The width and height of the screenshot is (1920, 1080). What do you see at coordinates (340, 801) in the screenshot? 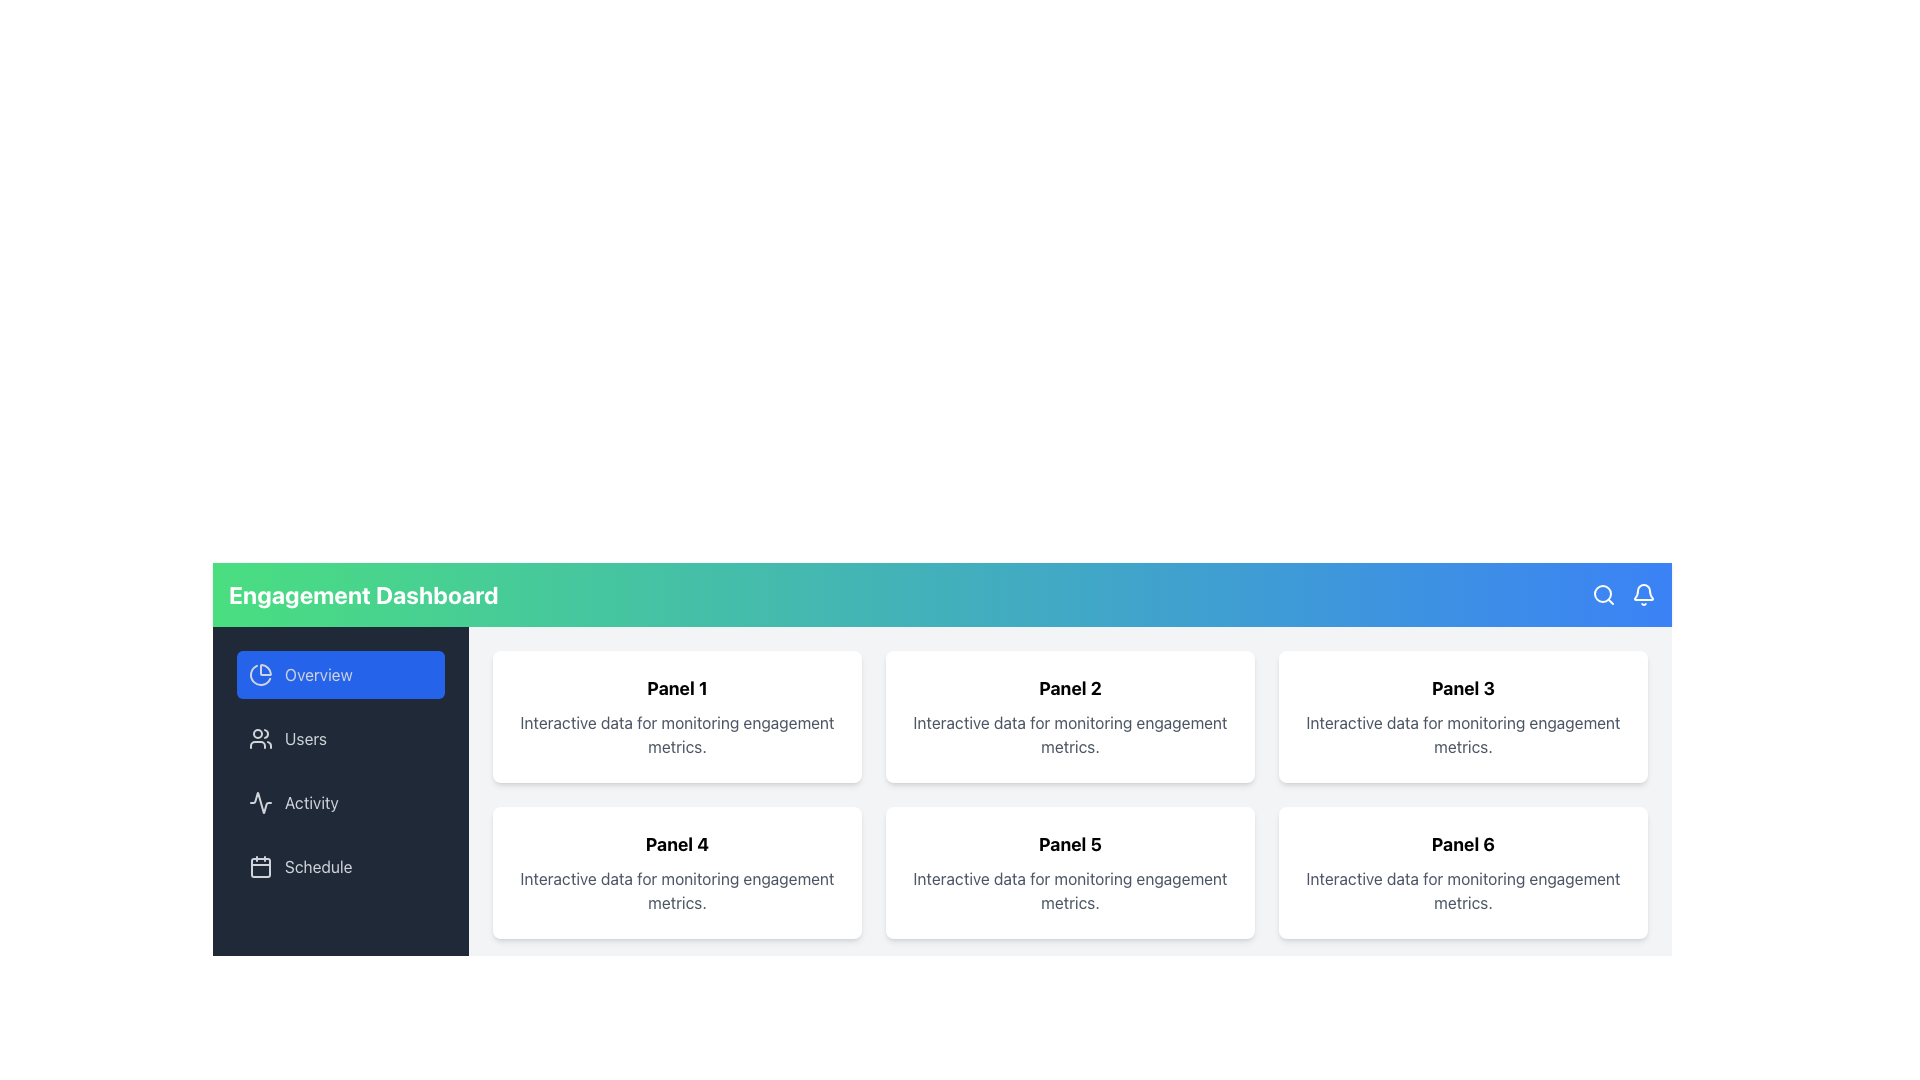
I see `the 'Activity' button located in the vertical menu on the left side of the interface, which is the third option in the list` at bounding box center [340, 801].